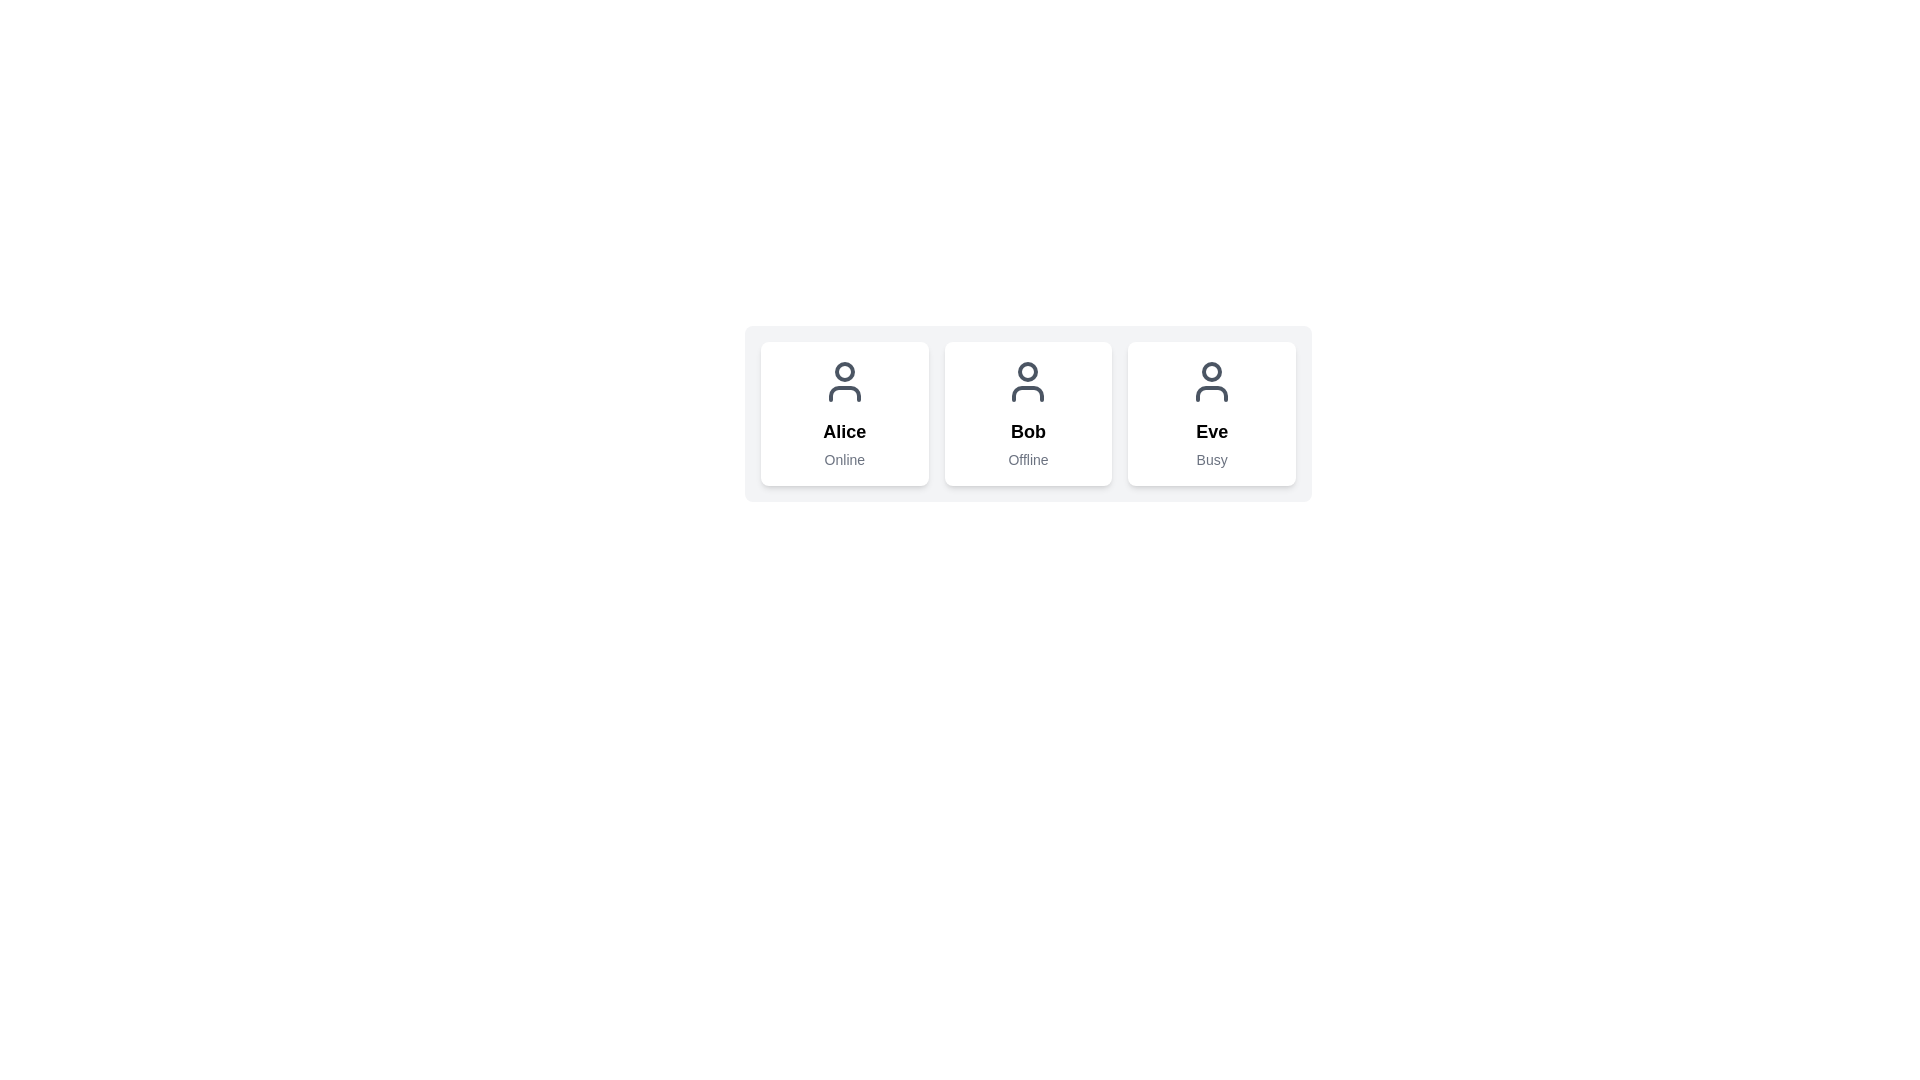  What do you see at coordinates (844, 412) in the screenshot?
I see `the profile card displaying the user's name 'Alice' and status 'Online', which is the first element in a horizontal arrangement of three cards` at bounding box center [844, 412].